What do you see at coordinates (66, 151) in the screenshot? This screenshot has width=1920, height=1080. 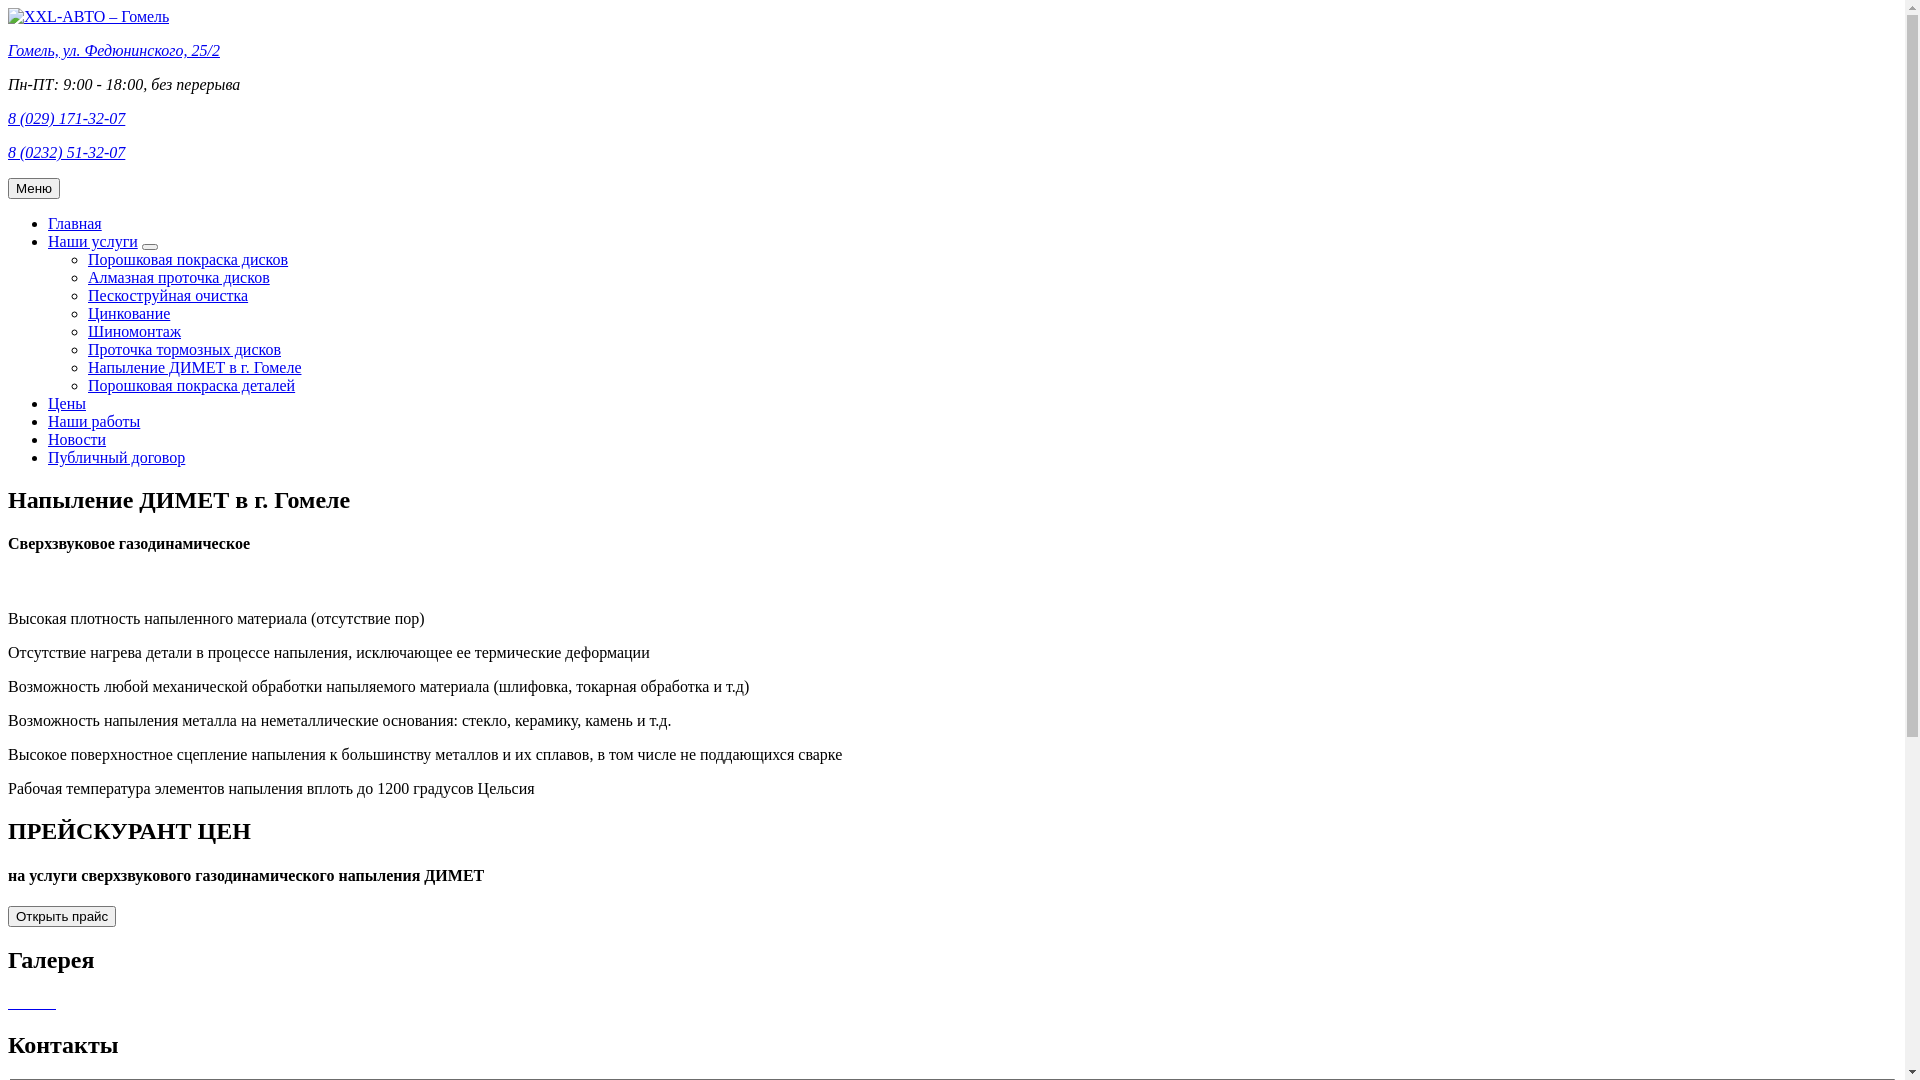 I see `'8 (0232) 51-32-07'` at bounding box center [66, 151].